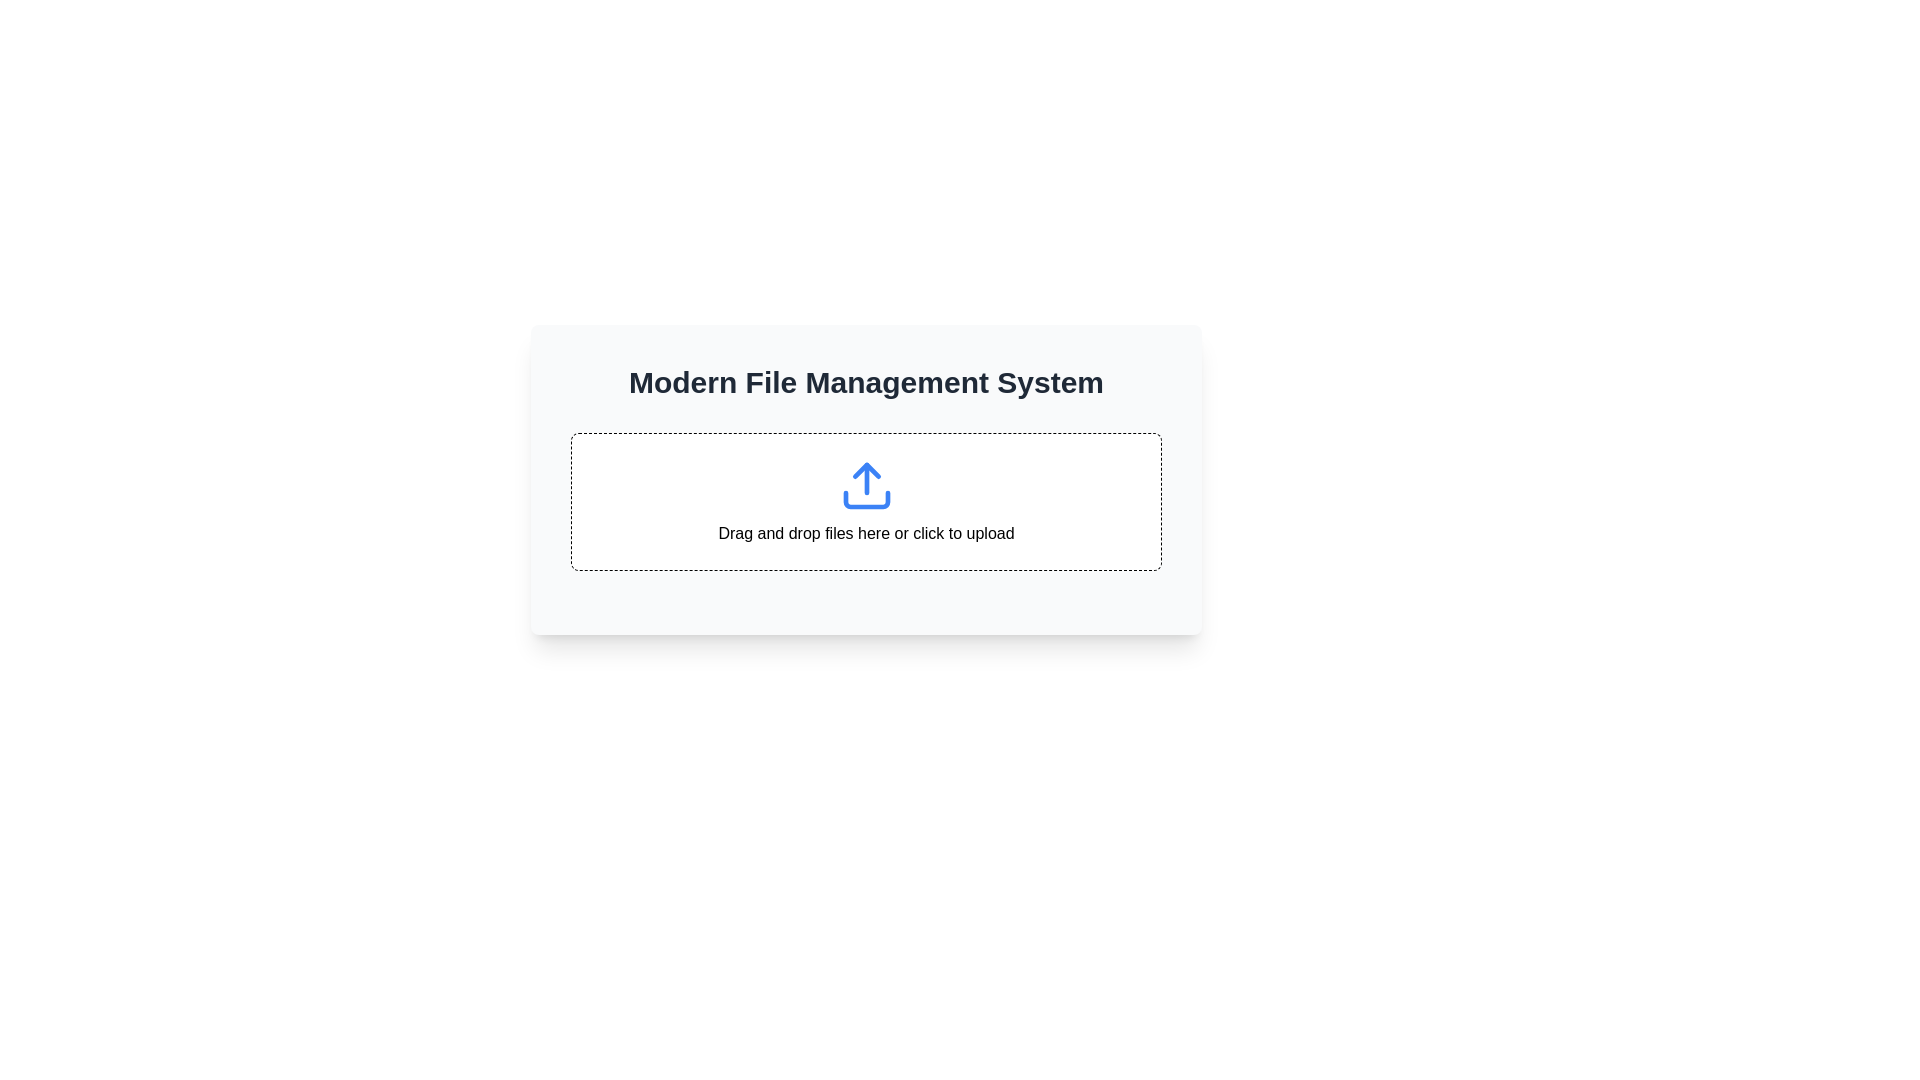 The width and height of the screenshot is (1920, 1080). Describe the element at coordinates (866, 500) in the screenshot. I see `the Drag-and-drop file upload box located beneath the 'Modern File Management System' heading` at that location.